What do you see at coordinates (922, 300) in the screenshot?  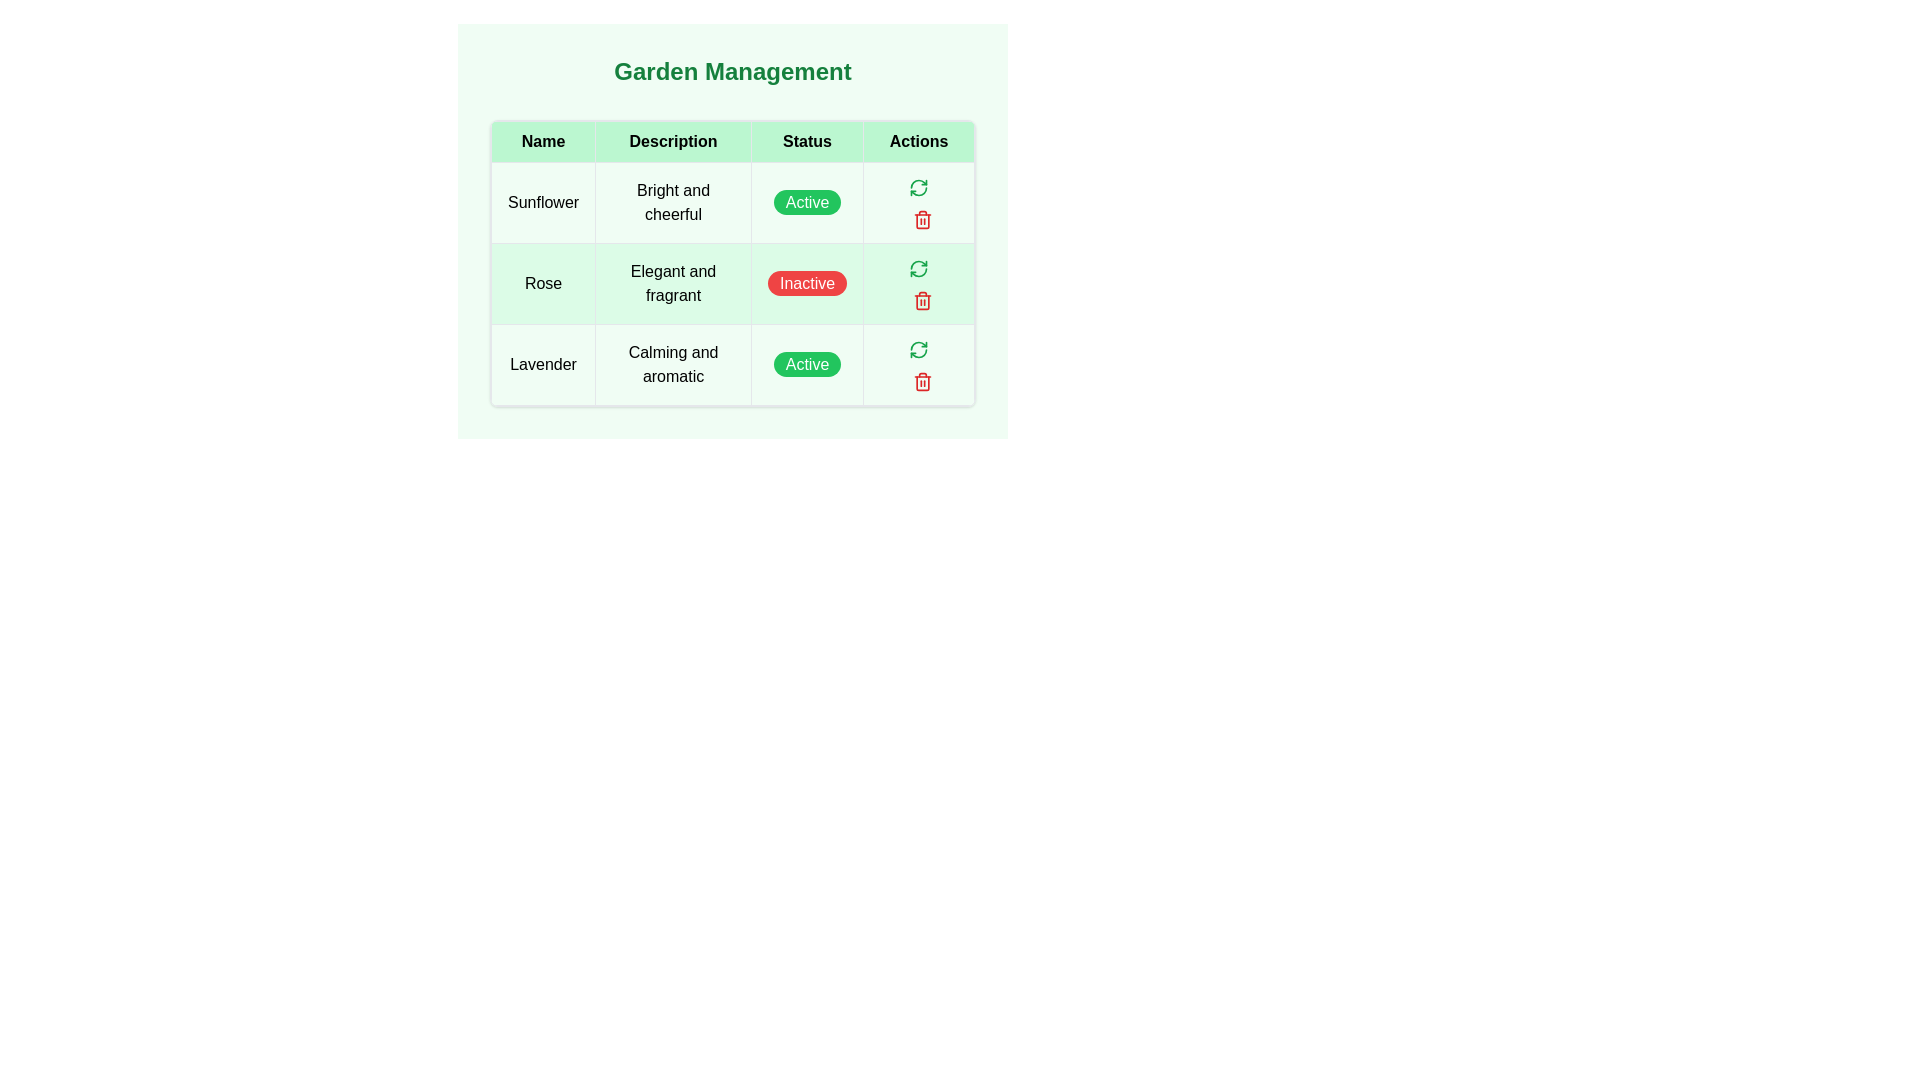 I see `the trash bin button in the 'Actions' column of the 'Rose' item row` at bounding box center [922, 300].